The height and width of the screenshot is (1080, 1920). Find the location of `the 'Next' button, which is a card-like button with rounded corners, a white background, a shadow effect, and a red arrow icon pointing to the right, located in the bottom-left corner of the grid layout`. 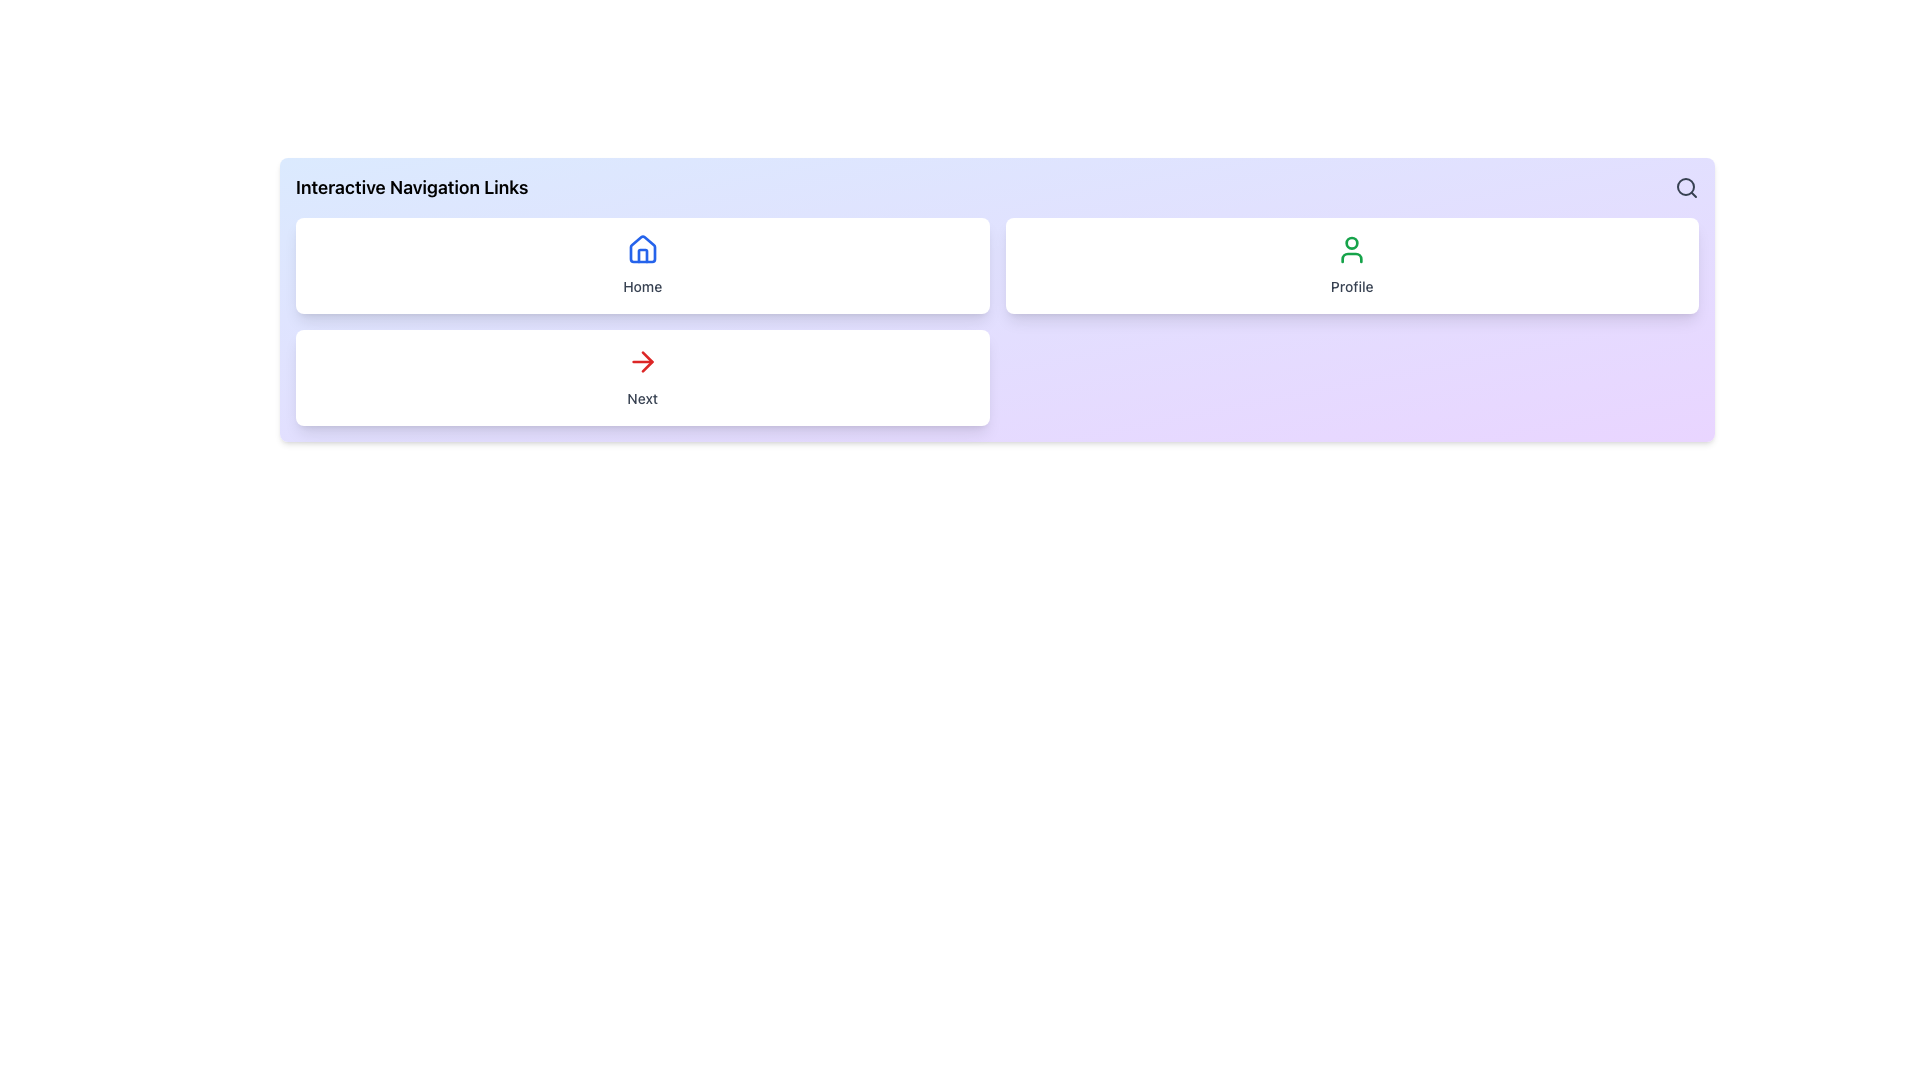

the 'Next' button, which is a card-like button with rounded corners, a white background, a shadow effect, and a red arrow icon pointing to the right, located in the bottom-left corner of the grid layout is located at coordinates (642, 378).